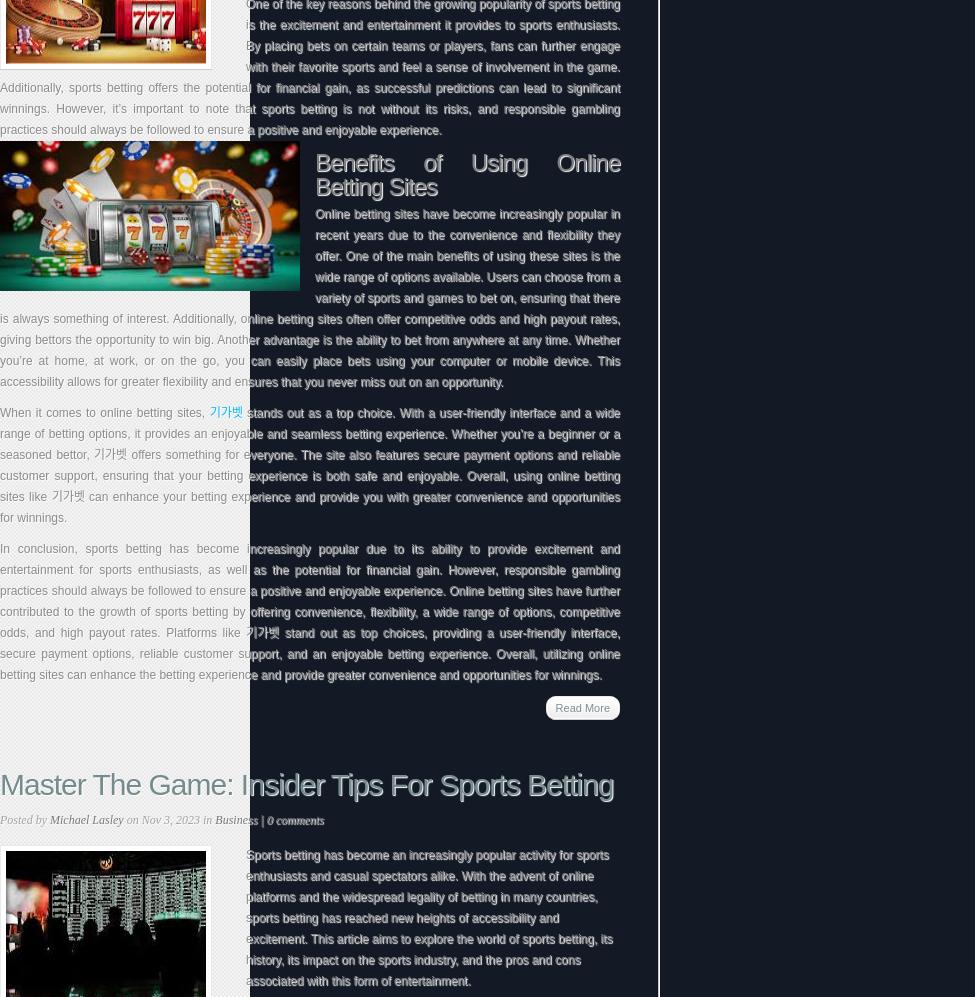 The width and height of the screenshot is (975, 997). Describe the element at coordinates (467, 173) in the screenshot. I see `'Benefits of Using Online Betting Sites'` at that location.